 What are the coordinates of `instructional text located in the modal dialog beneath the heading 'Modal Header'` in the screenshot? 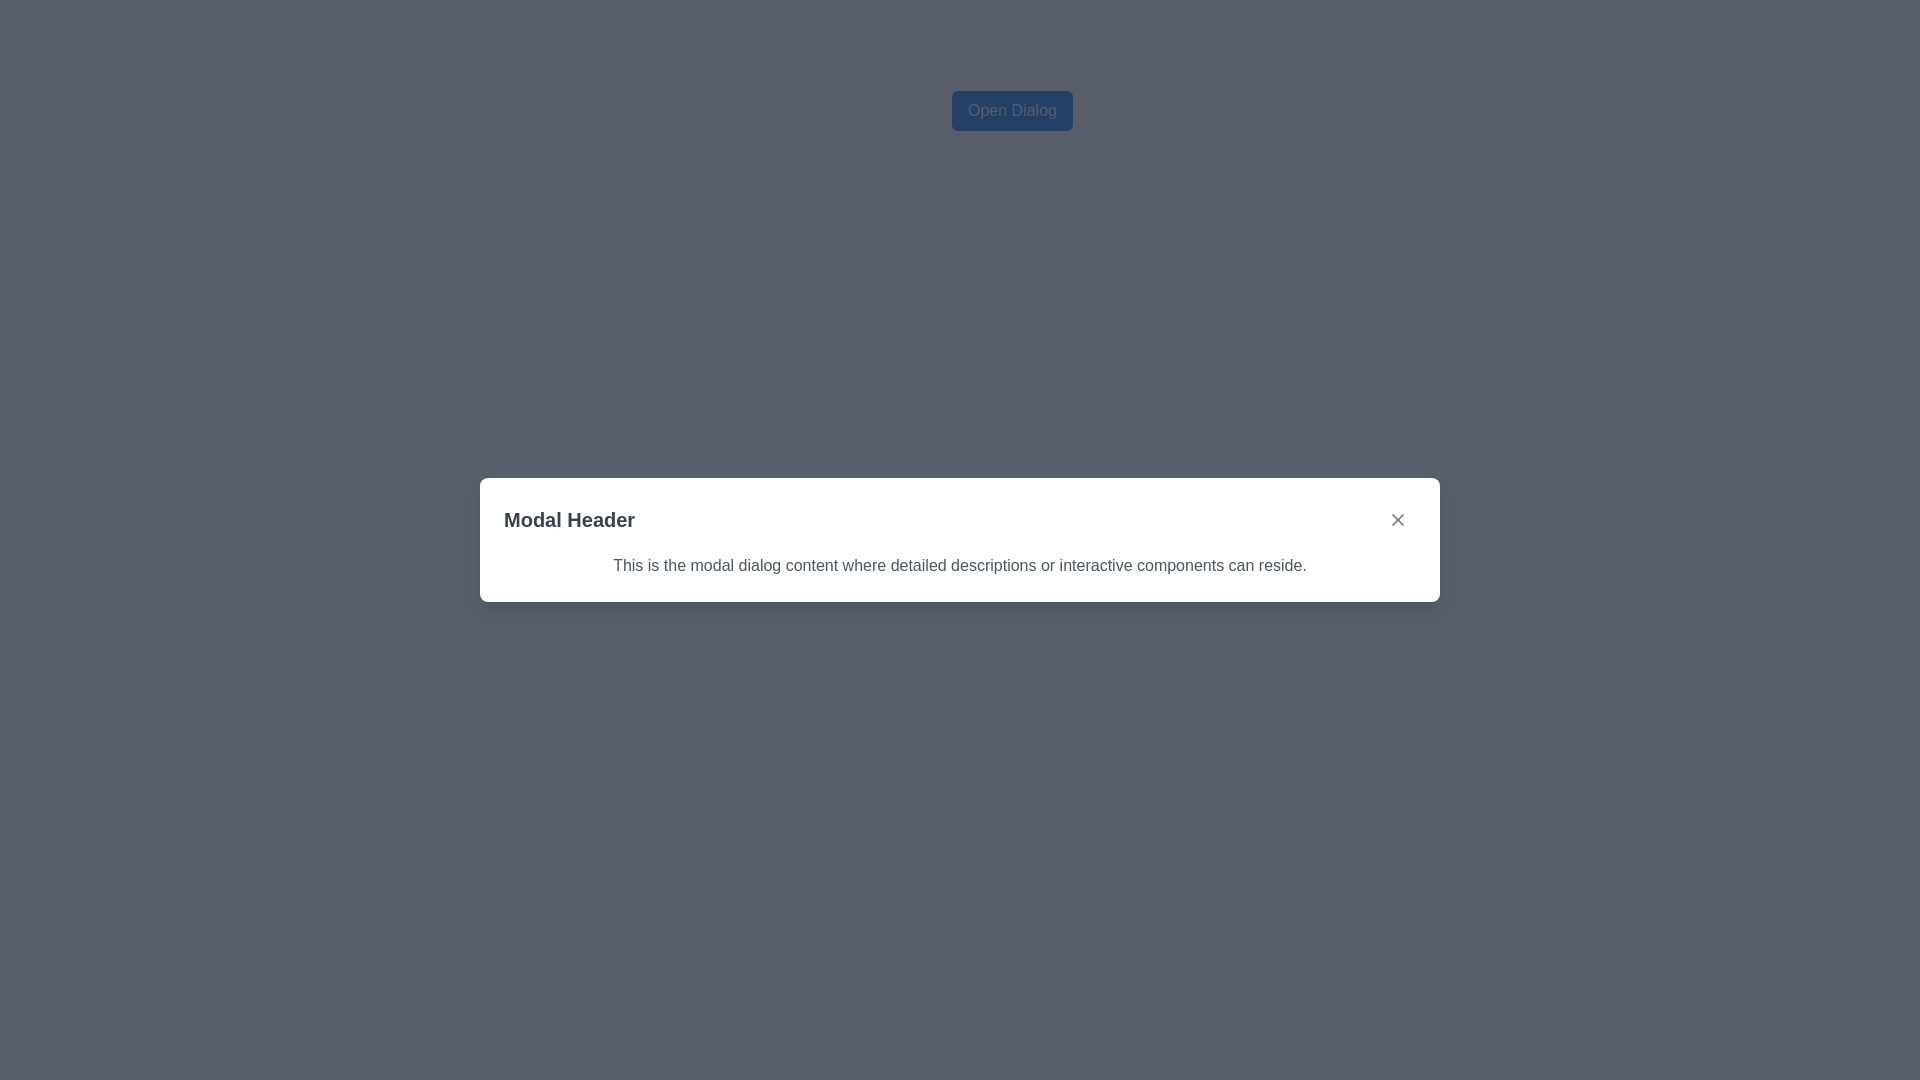 It's located at (960, 566).